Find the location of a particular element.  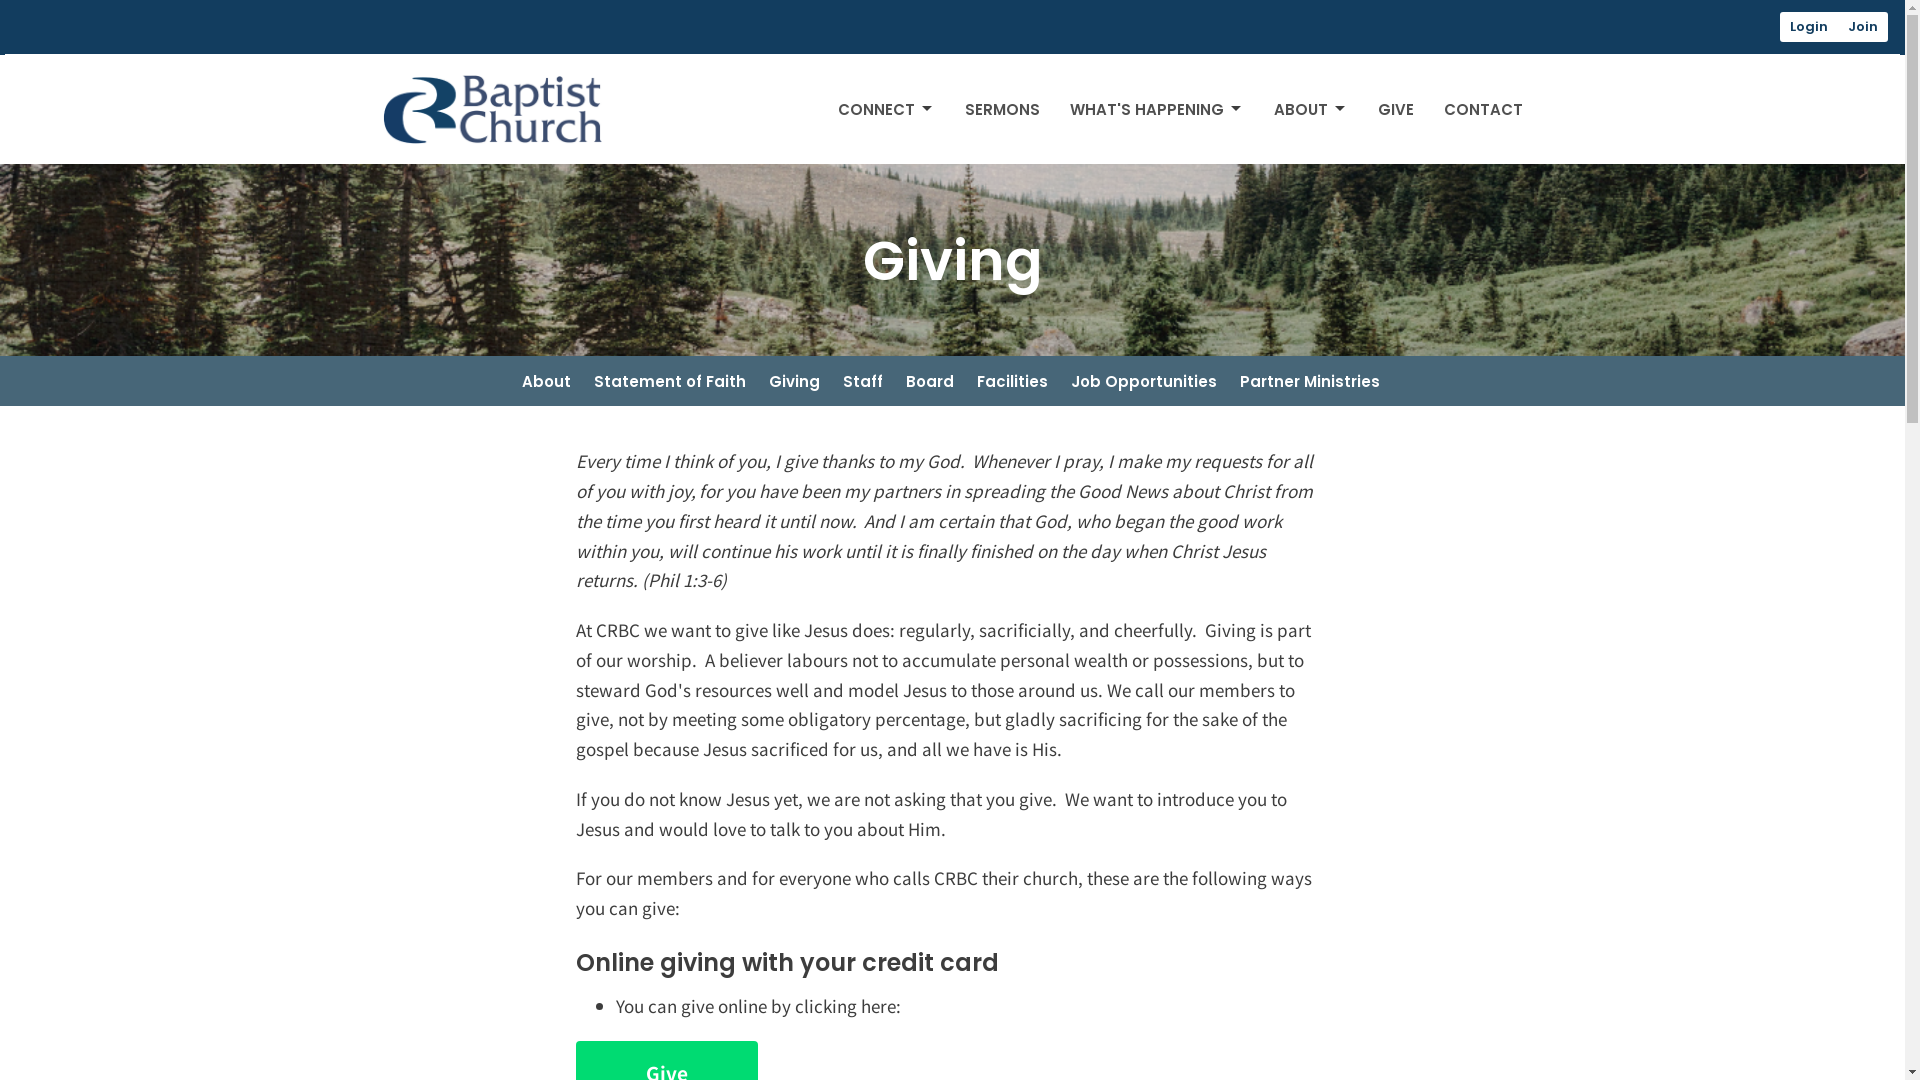

'Staff' is located at coordinates (862, 381).